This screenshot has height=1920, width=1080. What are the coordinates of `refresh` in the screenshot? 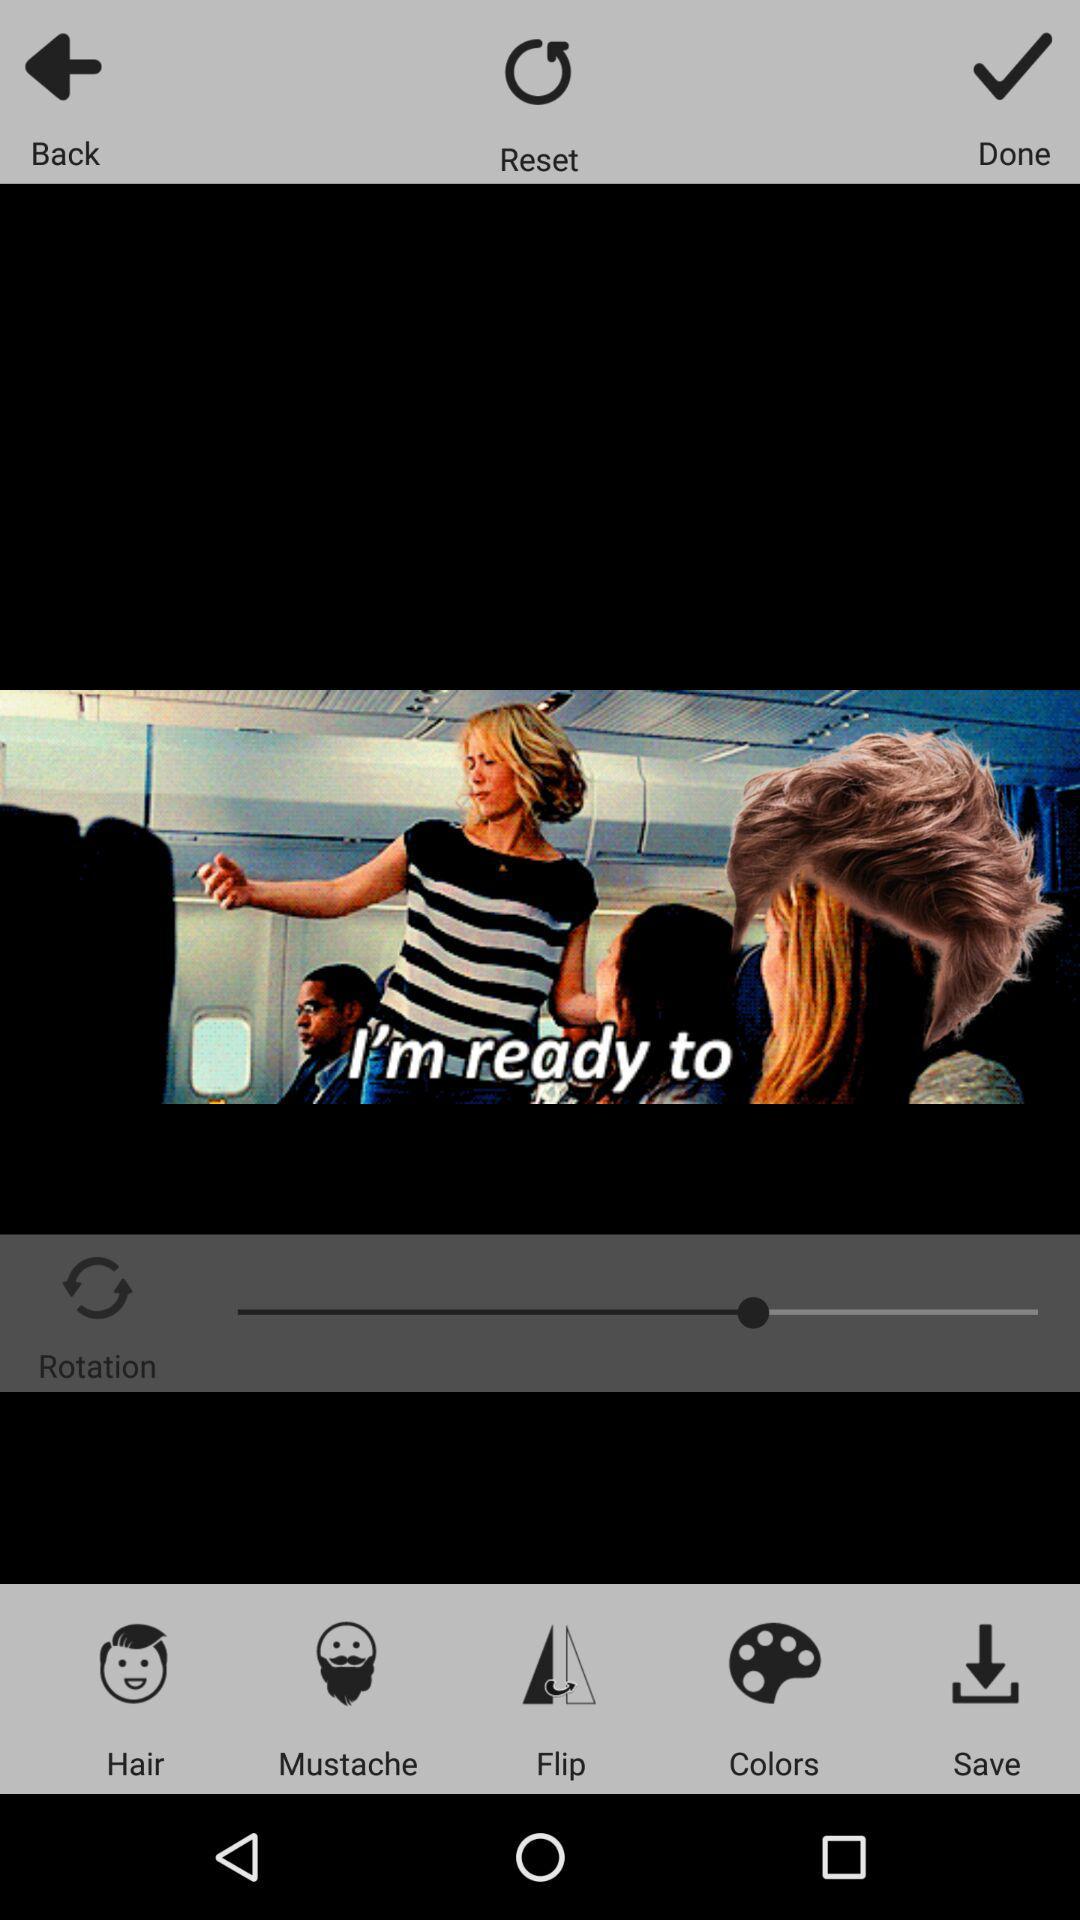 It's located at (538, 71).